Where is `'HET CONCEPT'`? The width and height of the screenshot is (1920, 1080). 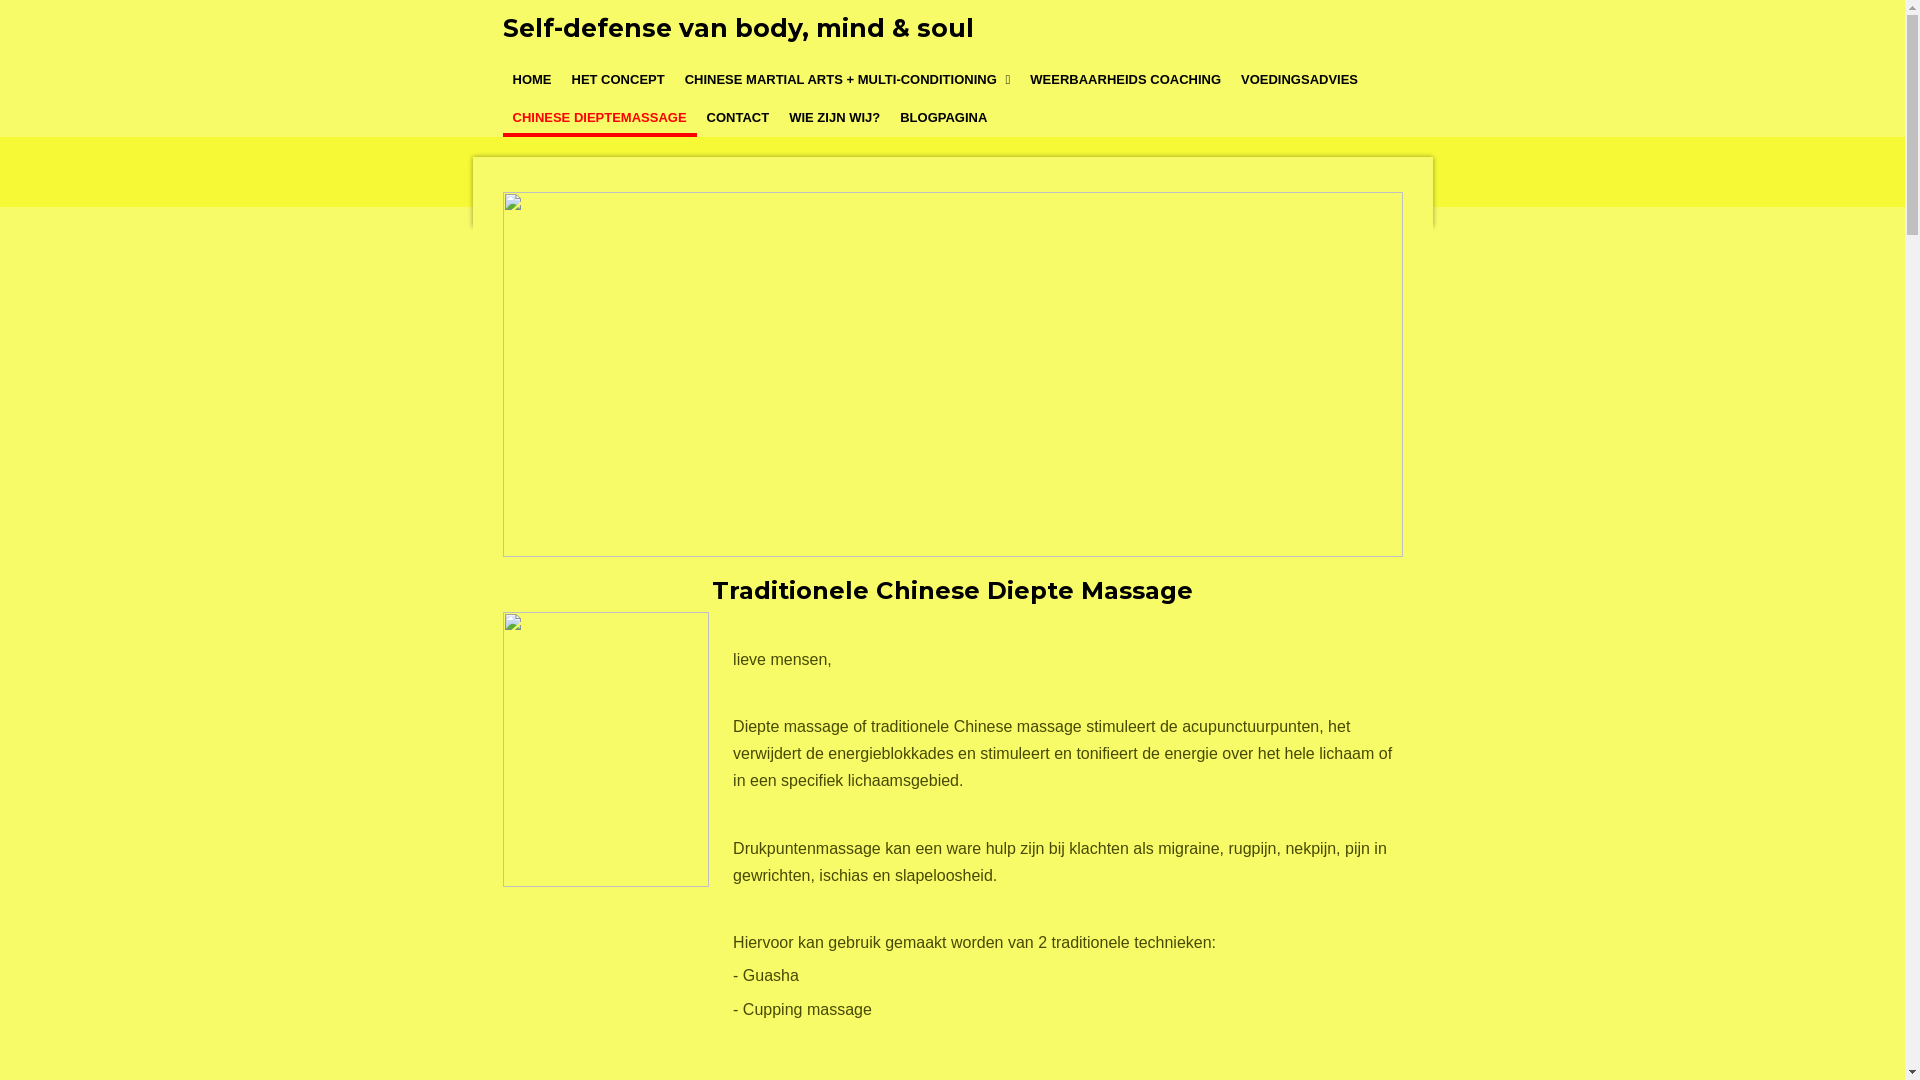
'HET CONCEPT' is located at coordinates (617, 79).